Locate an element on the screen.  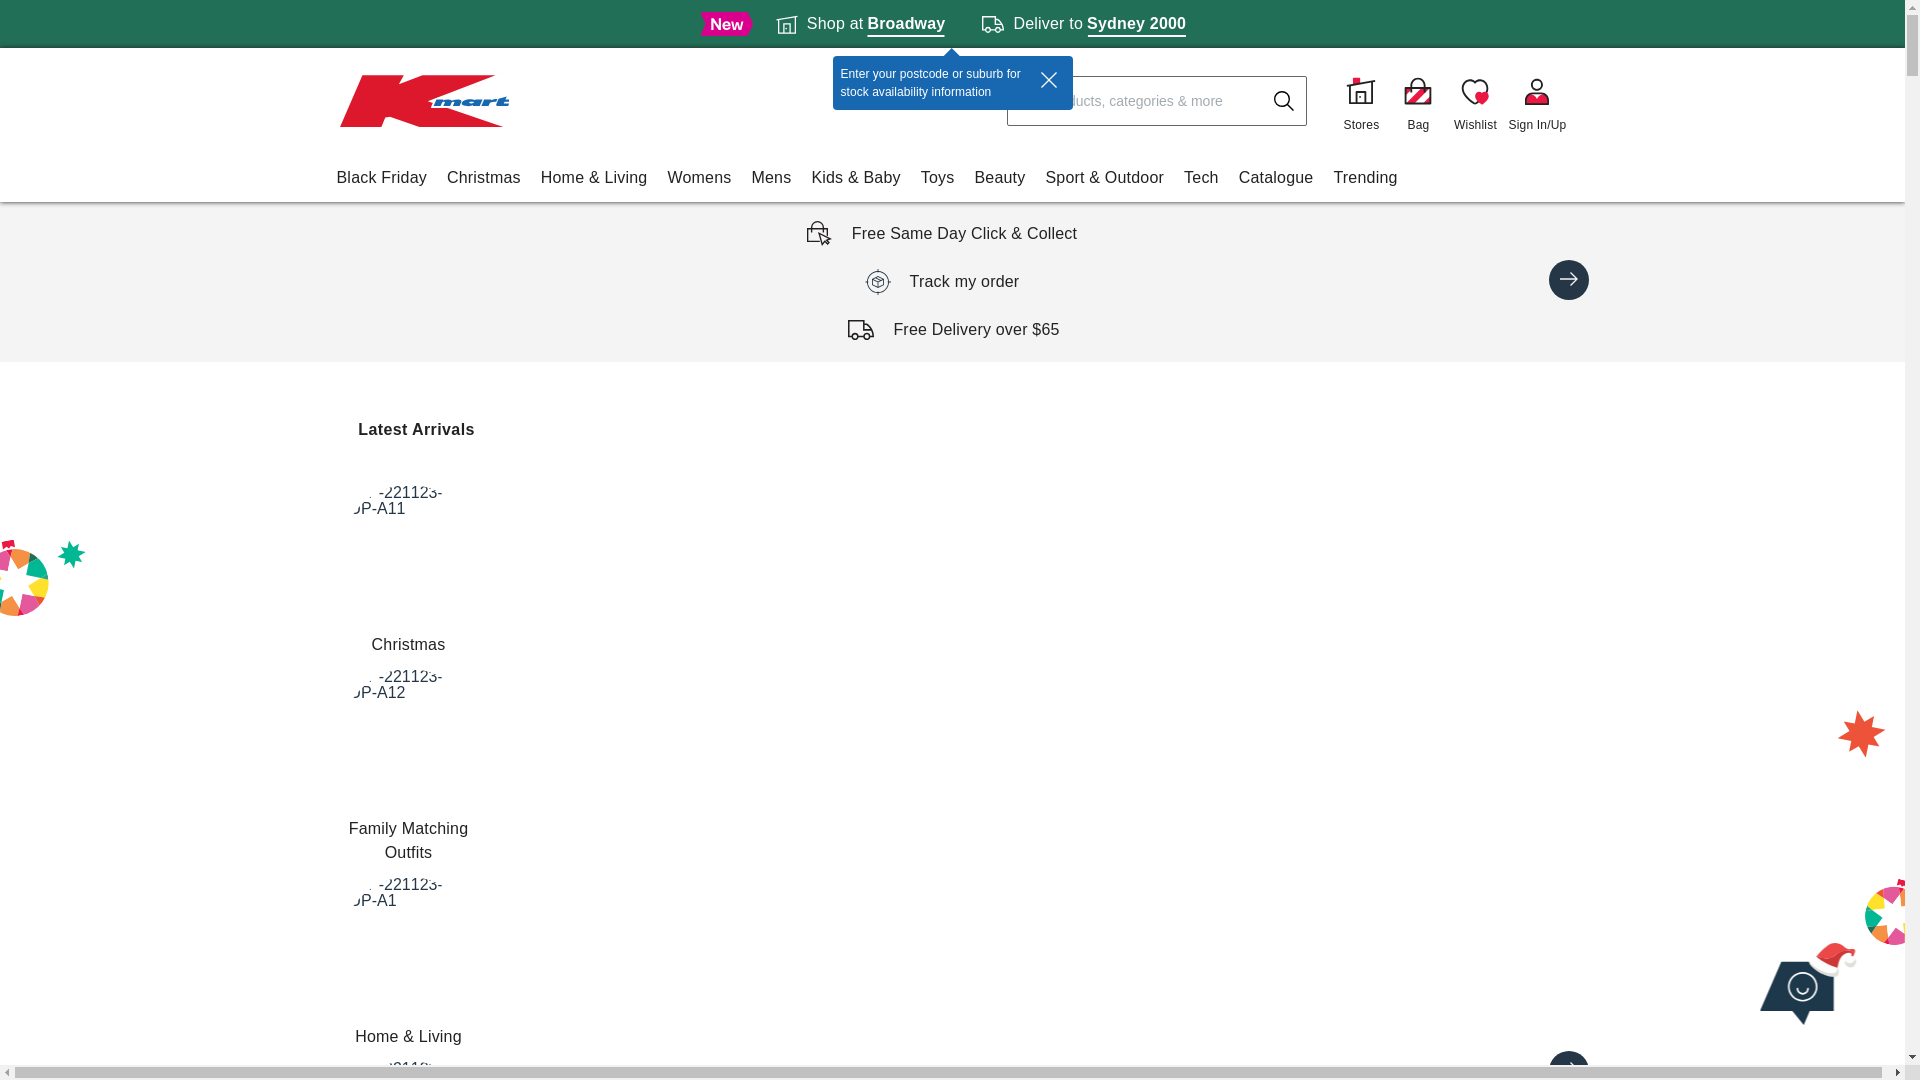
'Womens' is located at coordinates (699, 176).